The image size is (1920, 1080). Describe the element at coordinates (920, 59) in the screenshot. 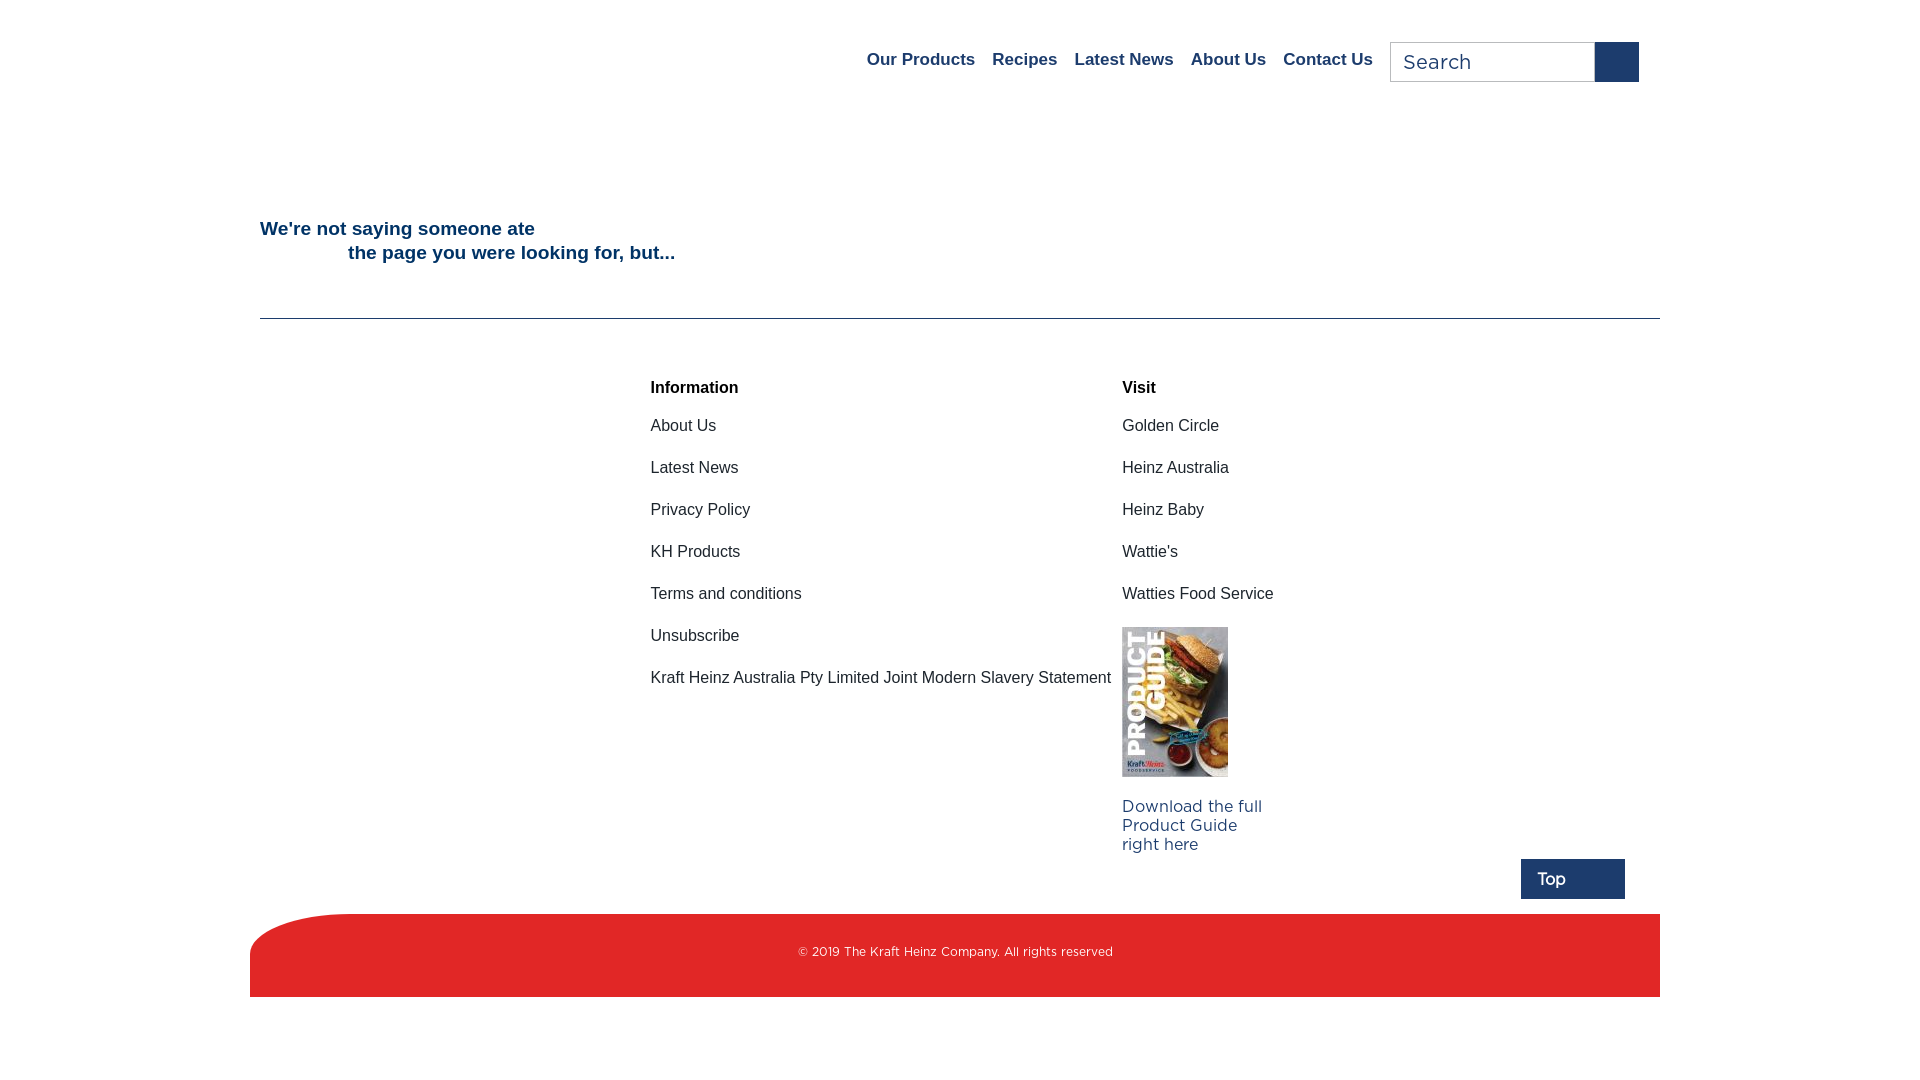

I see `'Our Products'` at that location.